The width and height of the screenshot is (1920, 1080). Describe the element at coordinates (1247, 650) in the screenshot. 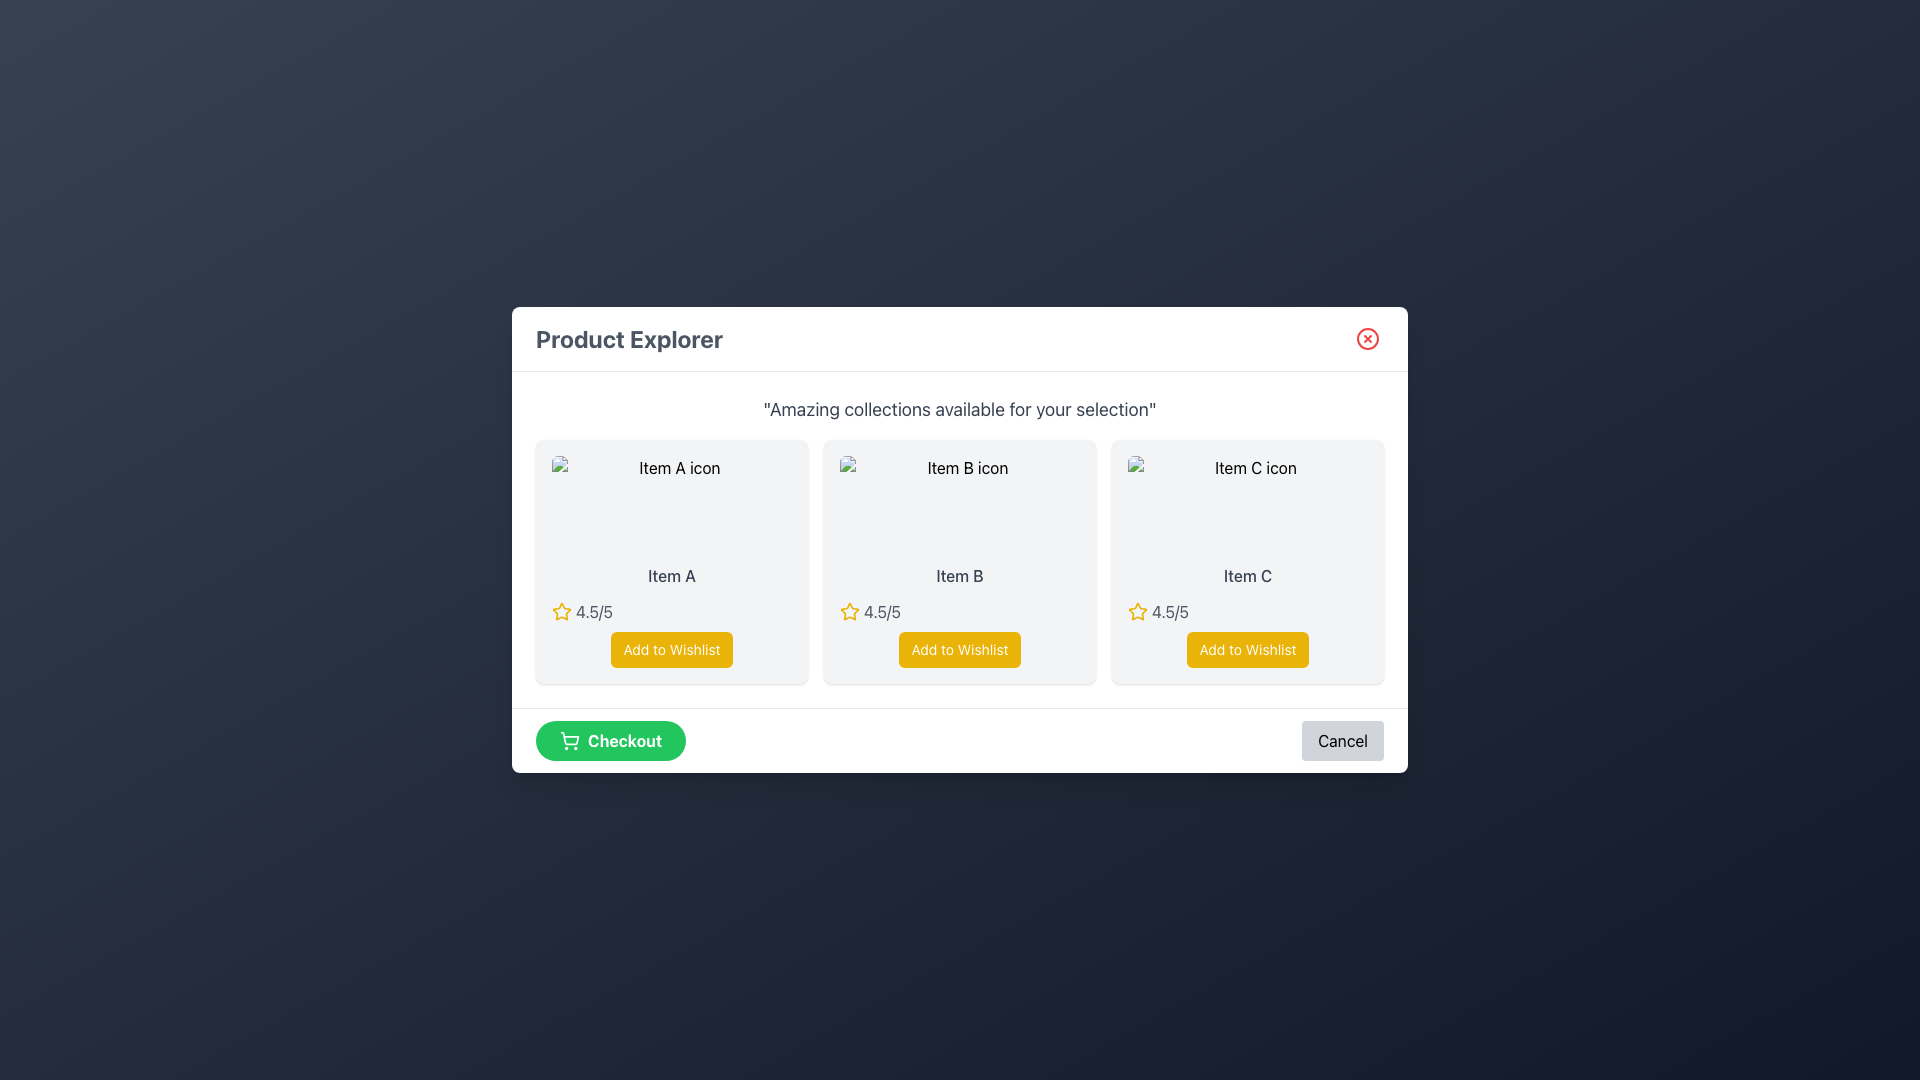

I see `the fourth interactive button within the card for 'Item C'` at that location.